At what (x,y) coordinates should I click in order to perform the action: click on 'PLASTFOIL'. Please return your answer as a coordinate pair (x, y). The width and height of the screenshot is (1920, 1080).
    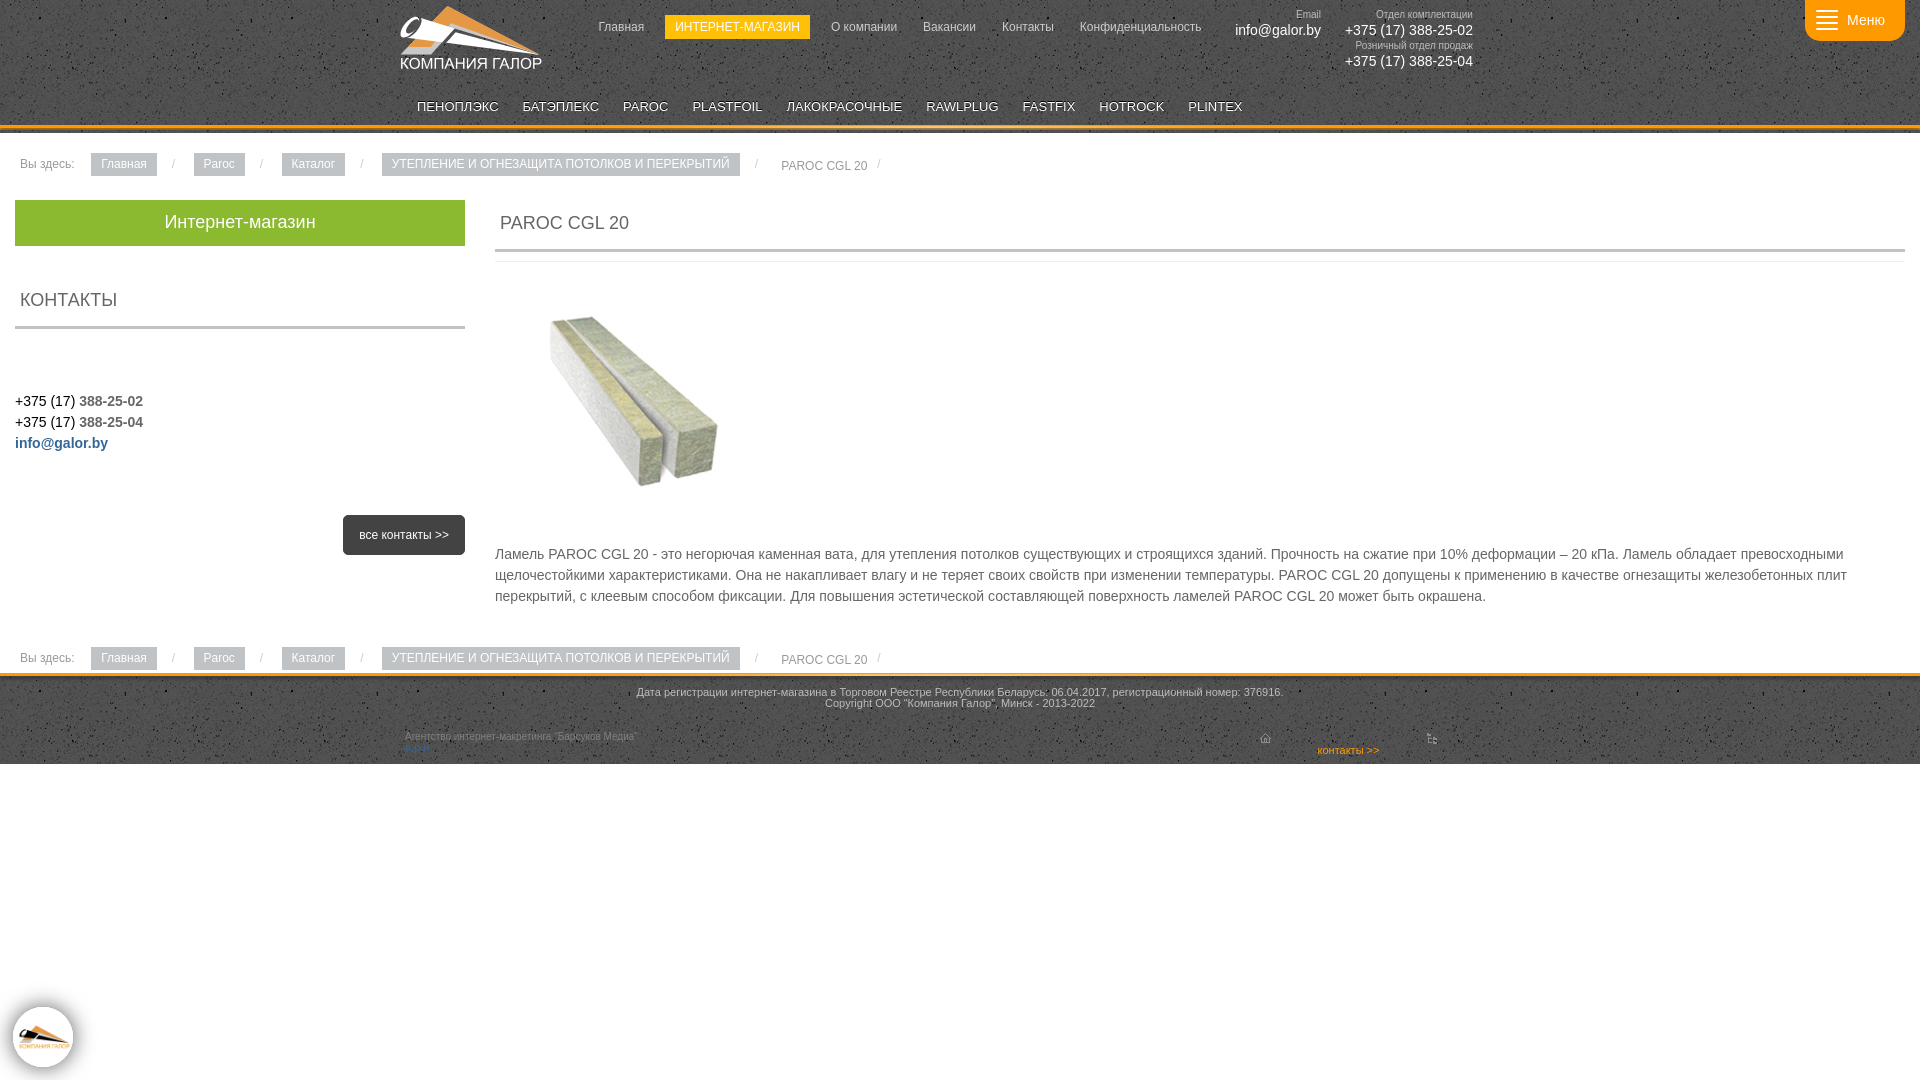
    Looking at the image, I should click on (725, 107).